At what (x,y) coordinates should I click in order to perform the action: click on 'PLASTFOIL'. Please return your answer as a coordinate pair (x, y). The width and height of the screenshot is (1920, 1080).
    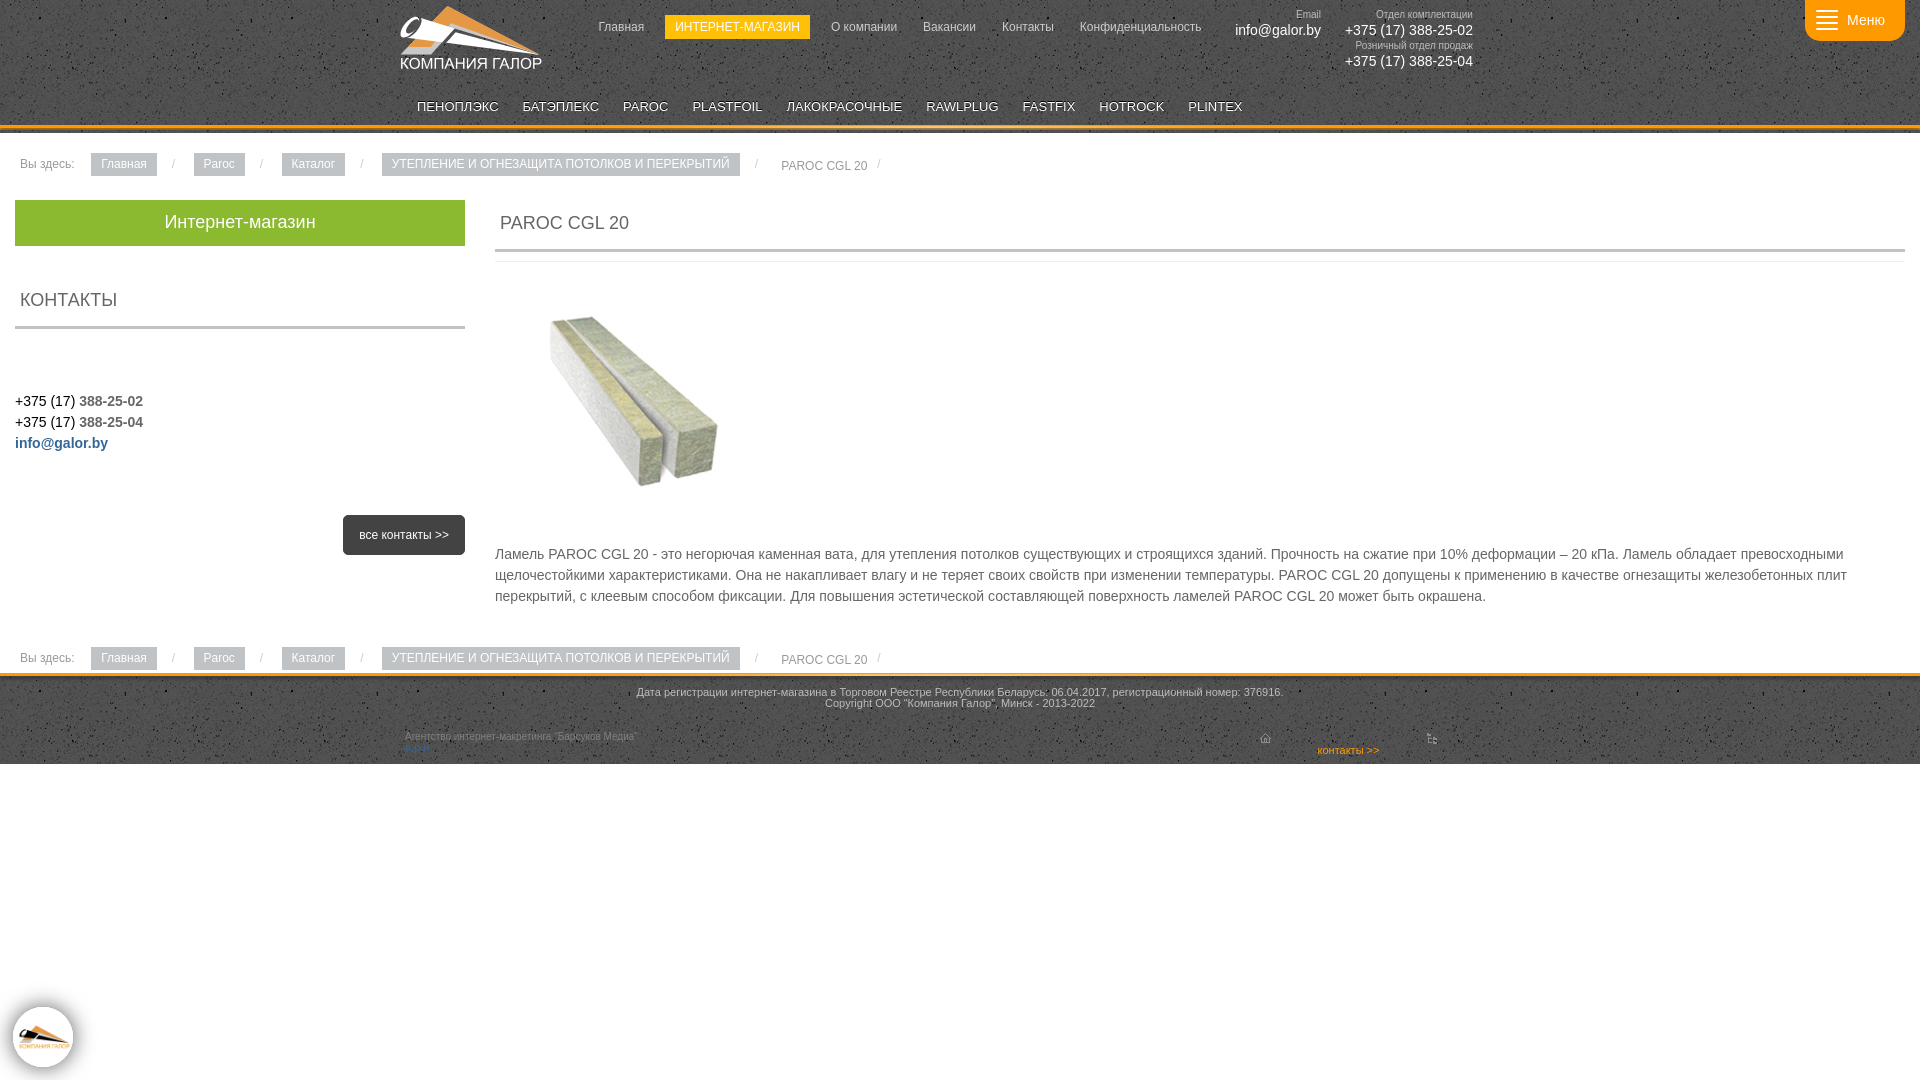
    Looking at the image, I should click on (725, 107).